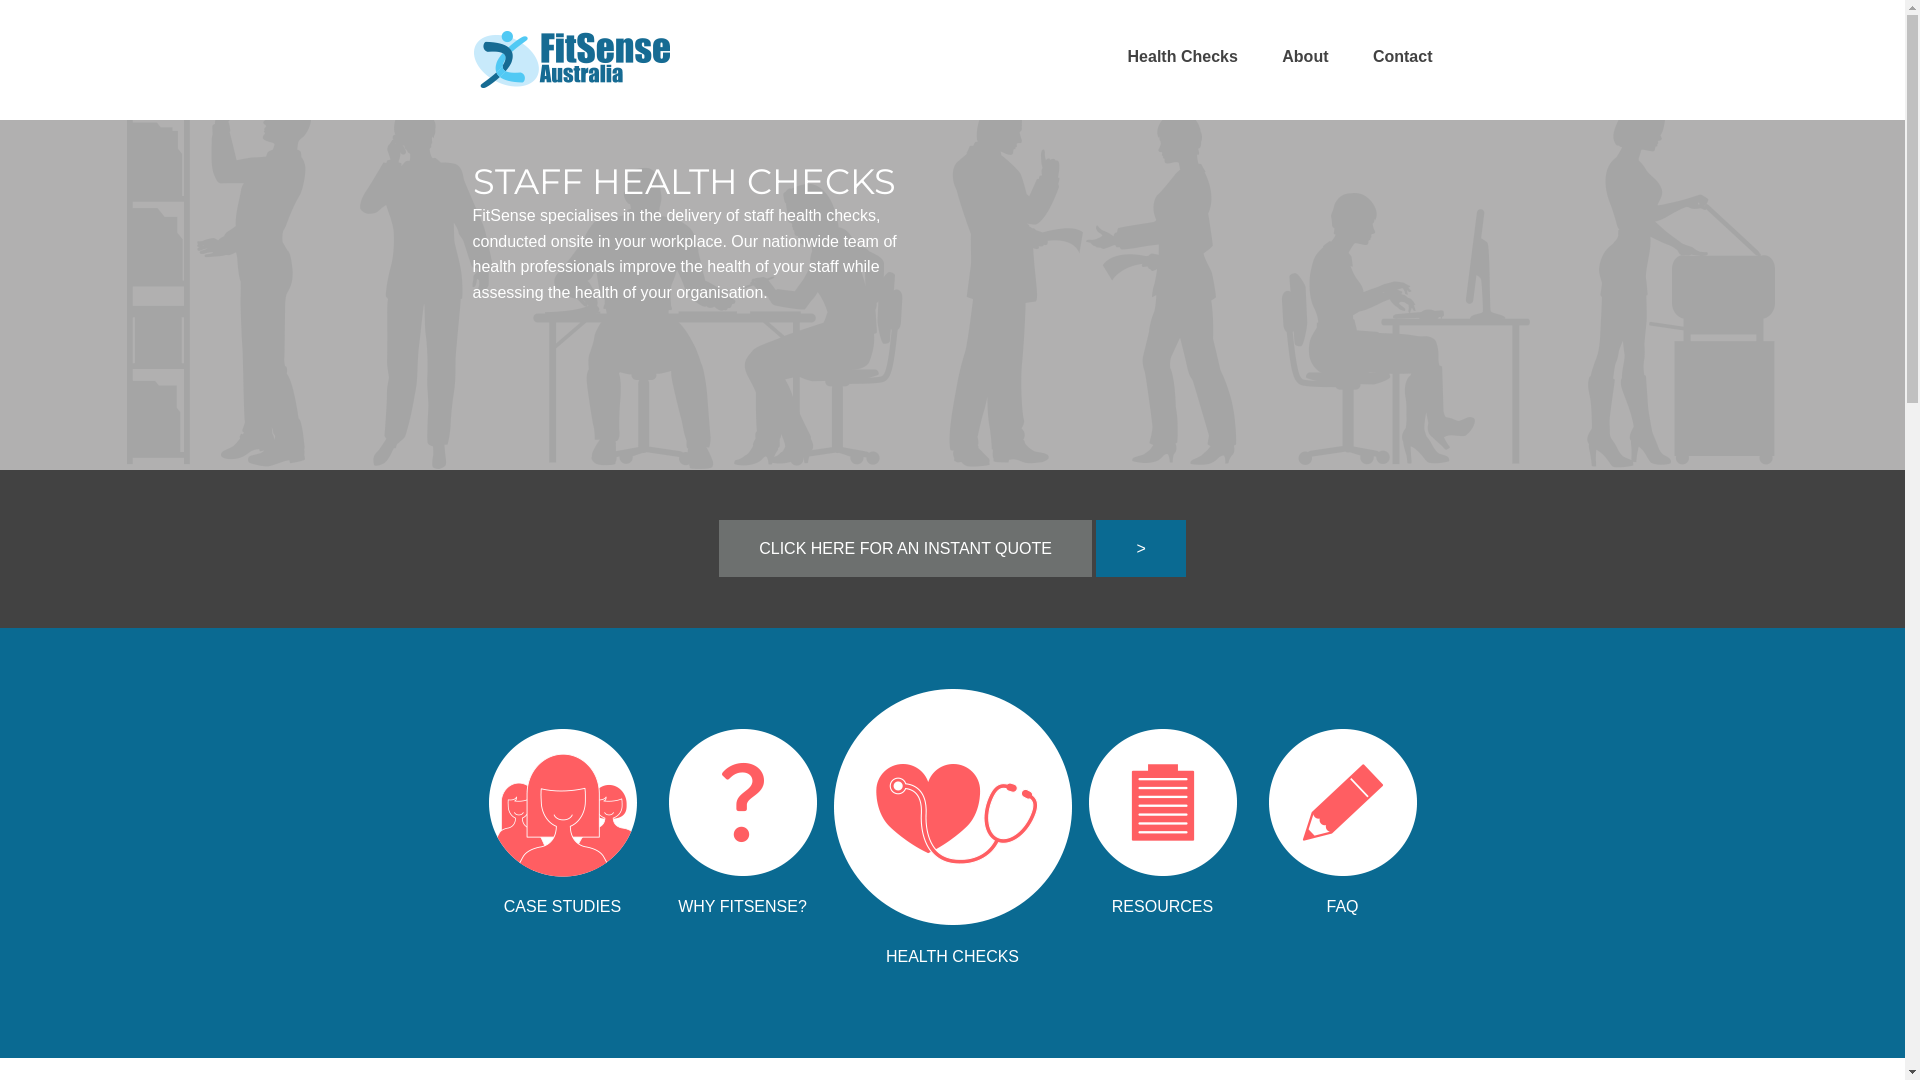 The height and width of the screenshot is (1080, 1920). Describe the element at coordinates (1070, 811) in the screenshot. I see `'RESOURCES'` at that location.